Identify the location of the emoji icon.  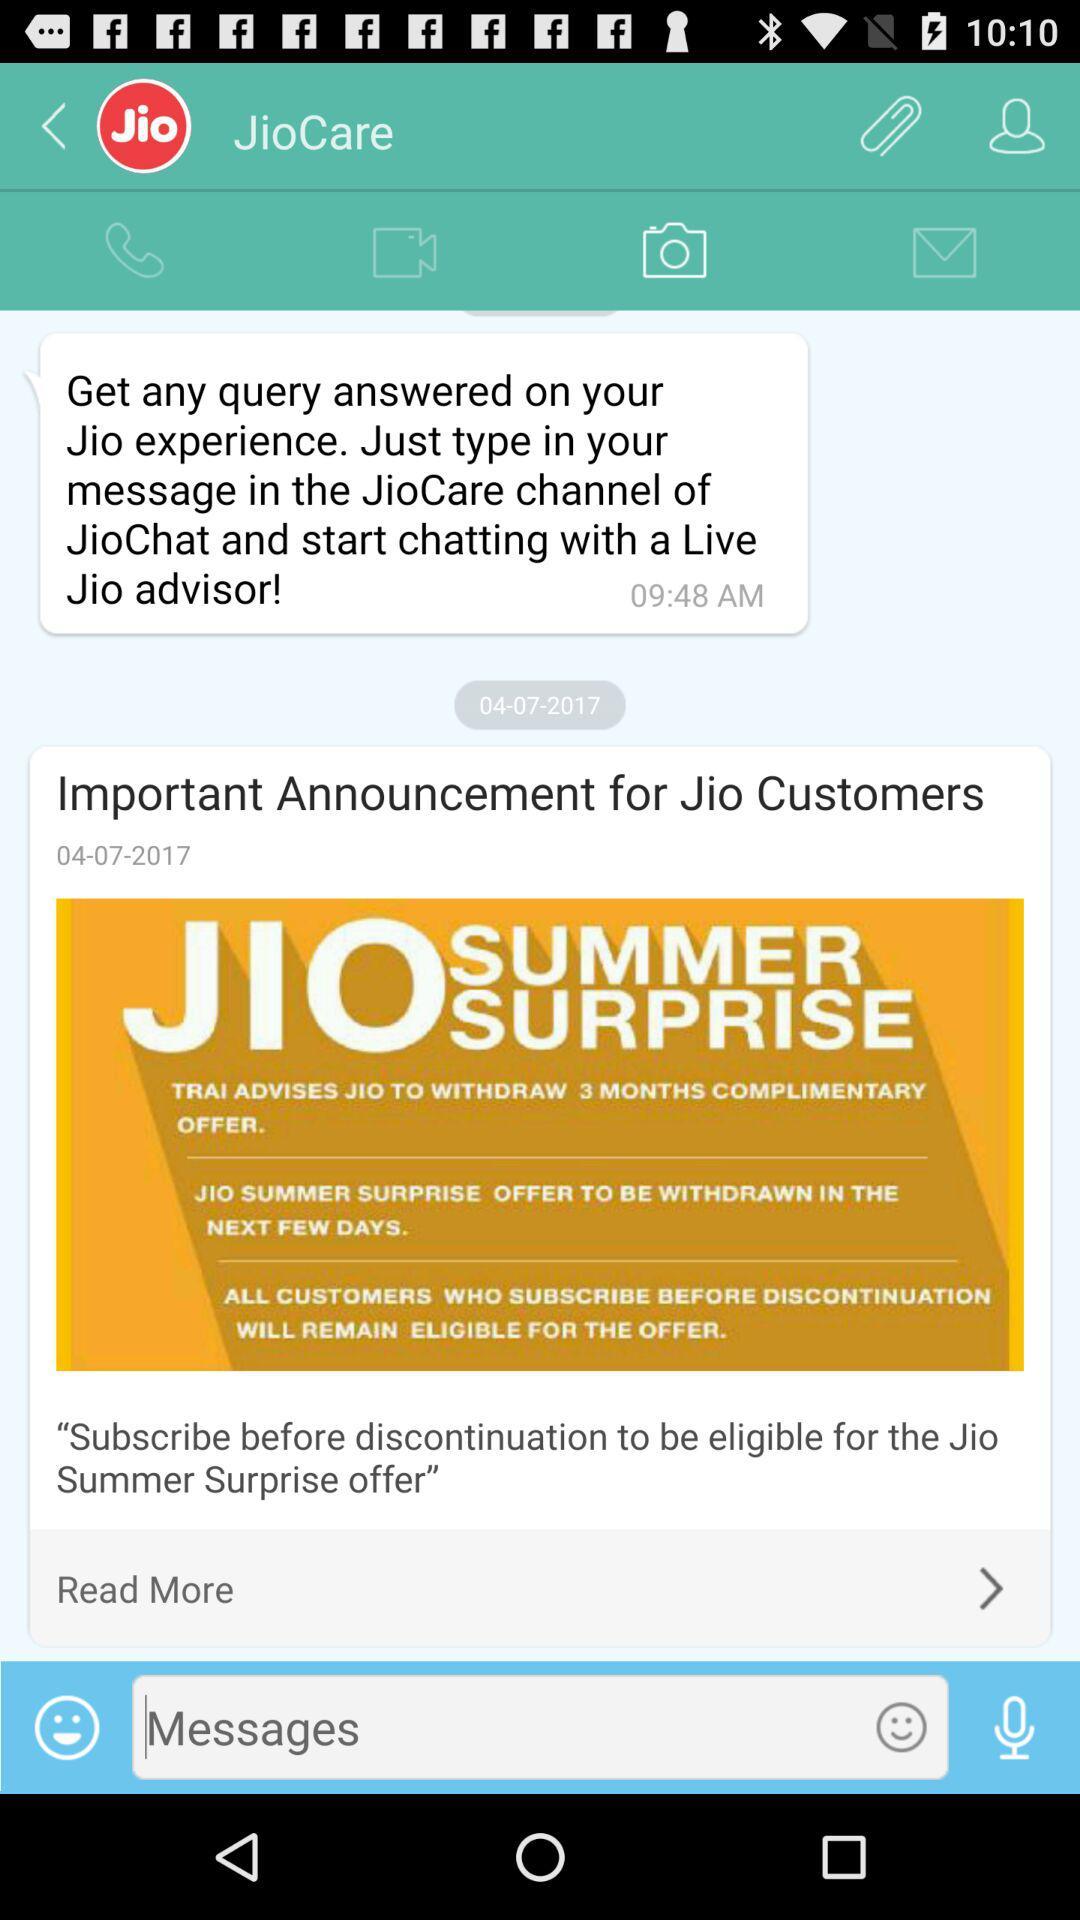
(901, 1847).